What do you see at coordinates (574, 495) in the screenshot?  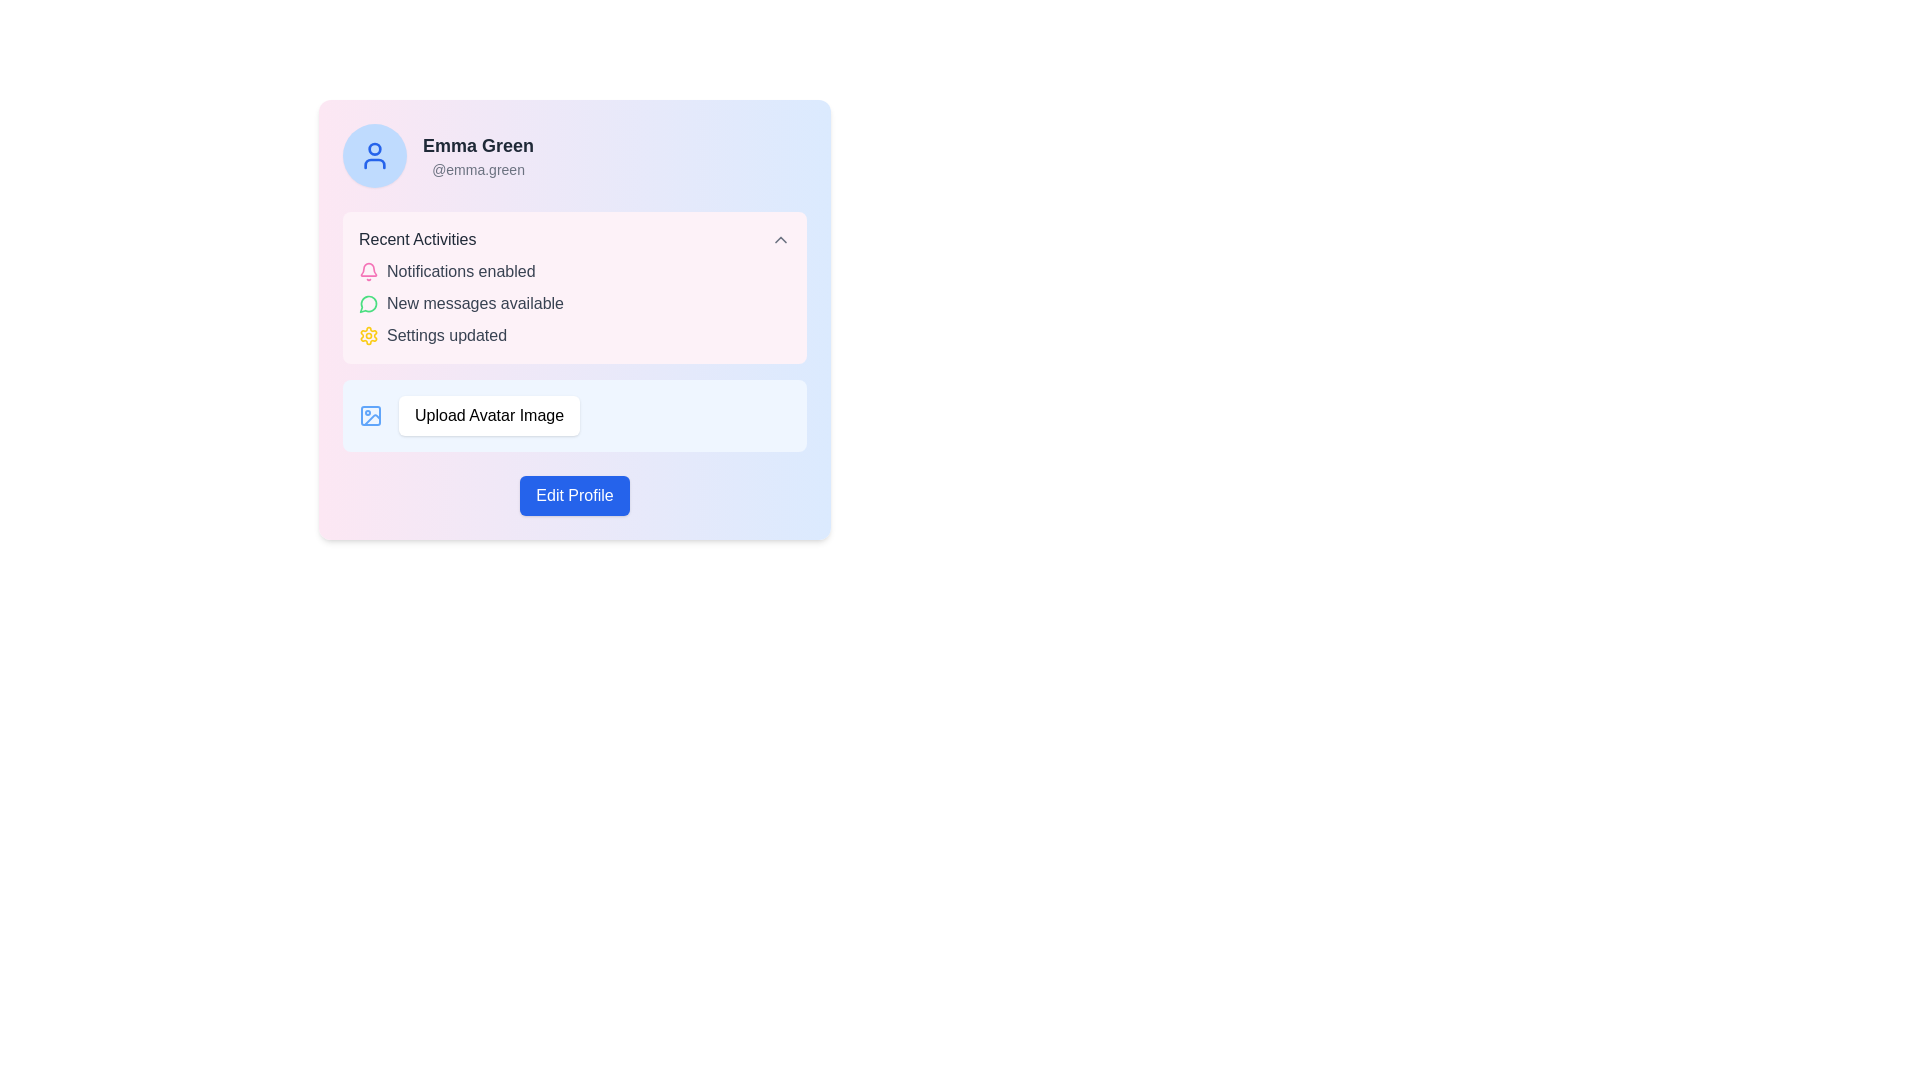 I see `the 'Edit Profile' button located at the bottom section of the user information card for user 'Emma Green'` at bounding box center [574, 495].